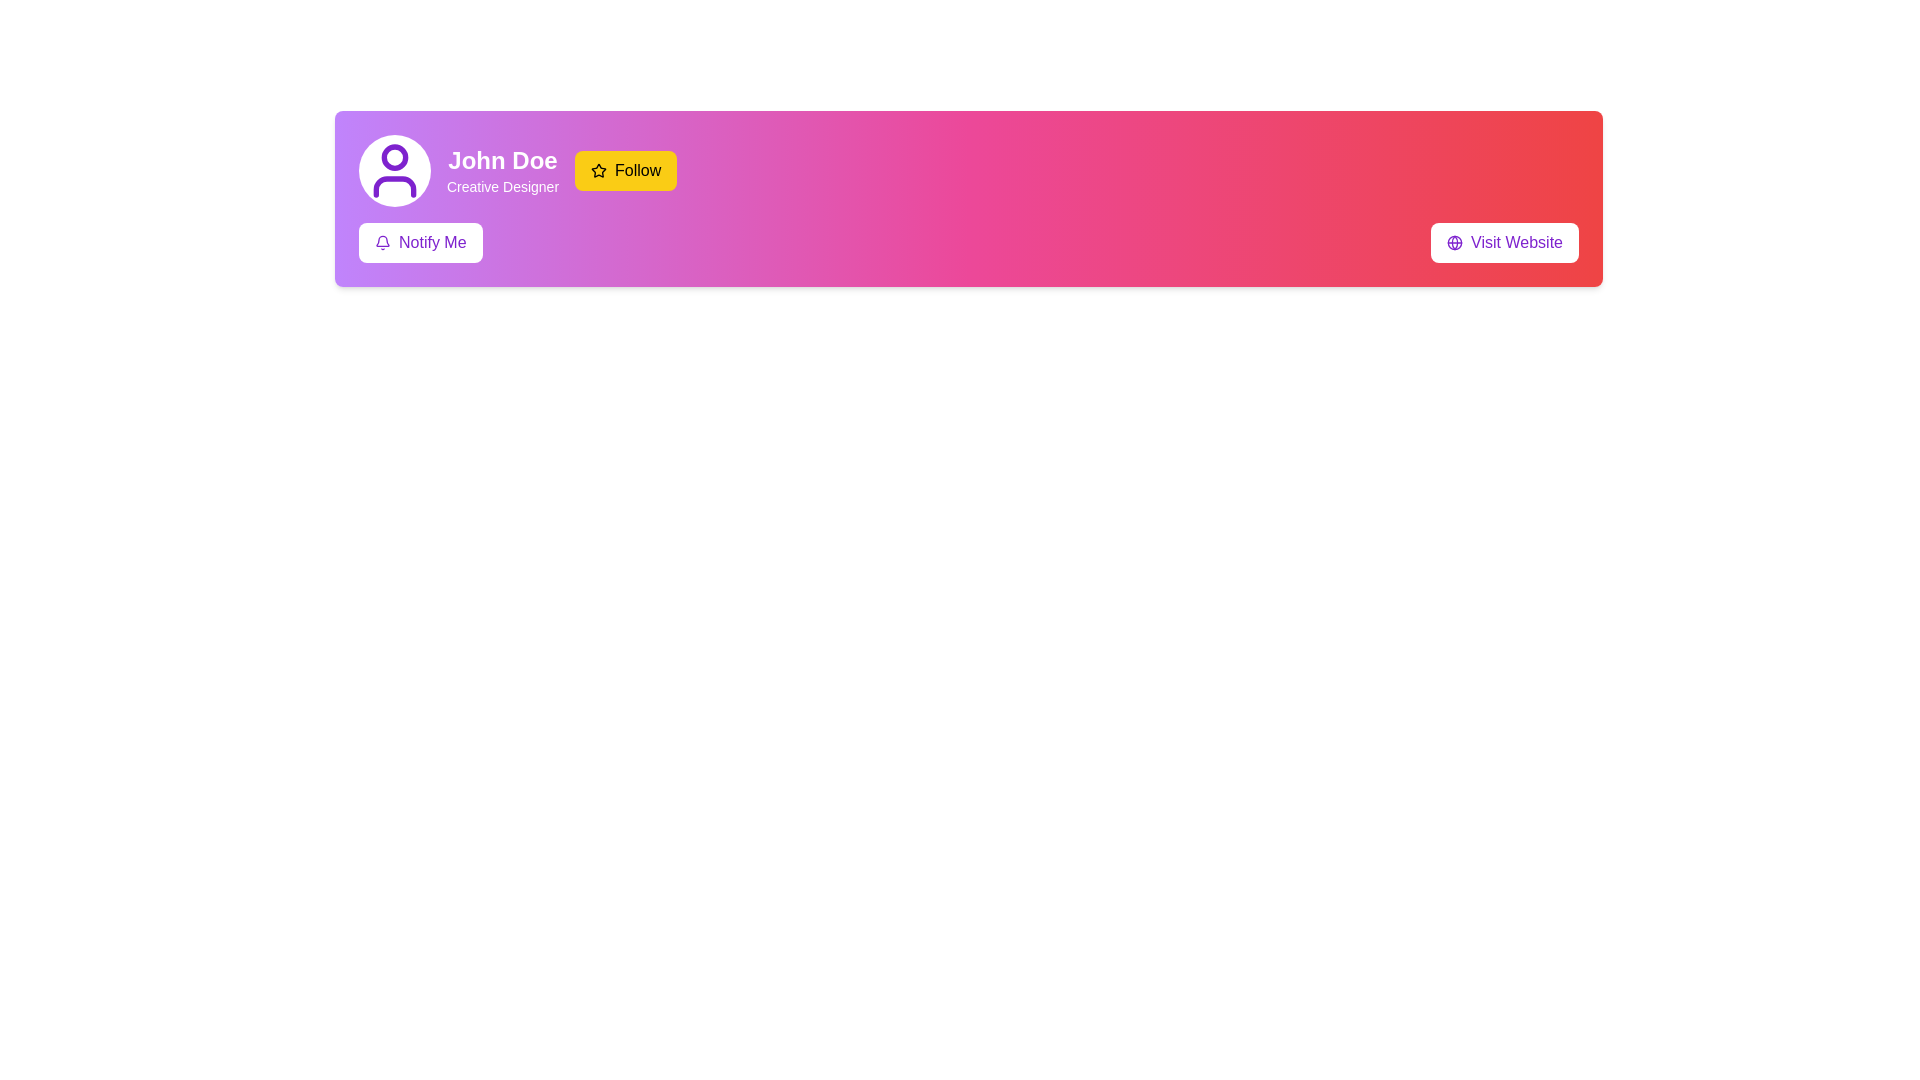  Describe the element at coordinates (394, 169) in the screenshot. I see `the Avatar Icon representing the user profile of 'John Doe', located to the left of the text elements and 'Follow' button` at that location.